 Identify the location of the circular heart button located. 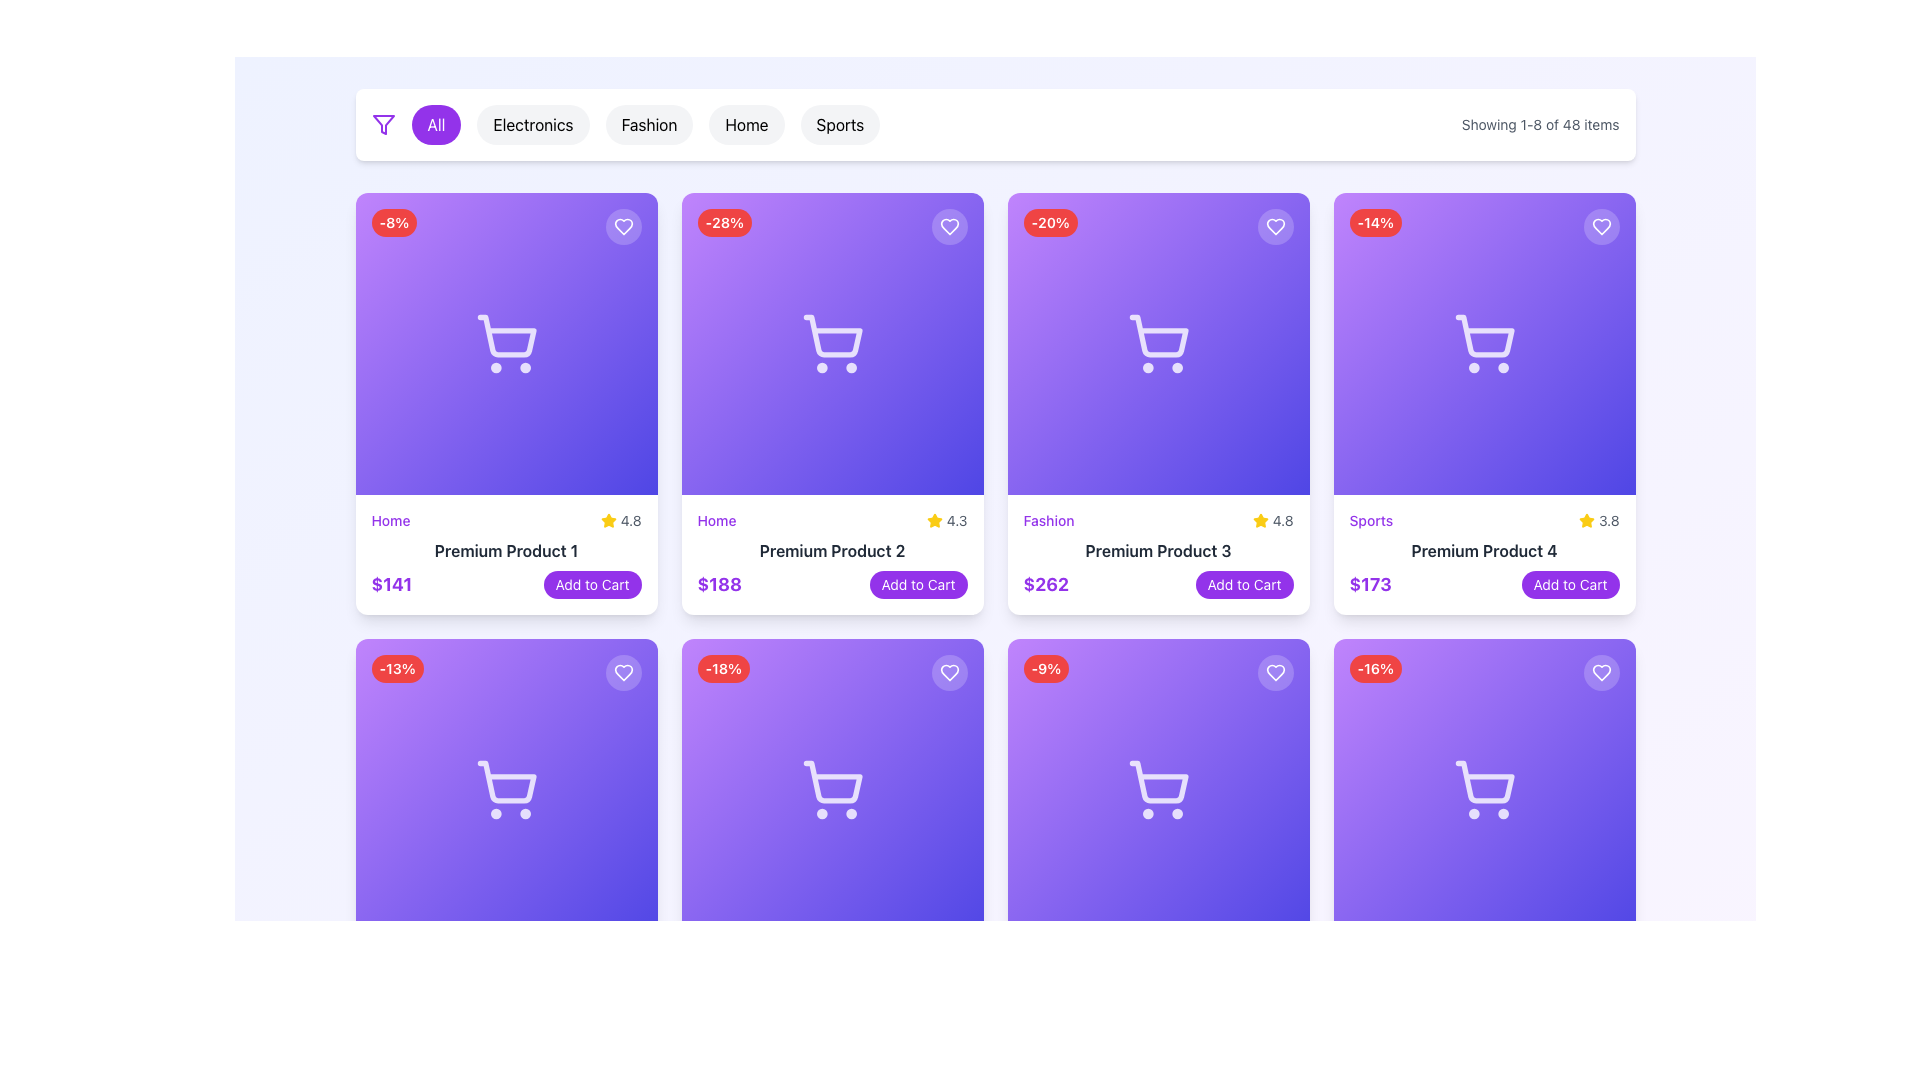
(948, 226).